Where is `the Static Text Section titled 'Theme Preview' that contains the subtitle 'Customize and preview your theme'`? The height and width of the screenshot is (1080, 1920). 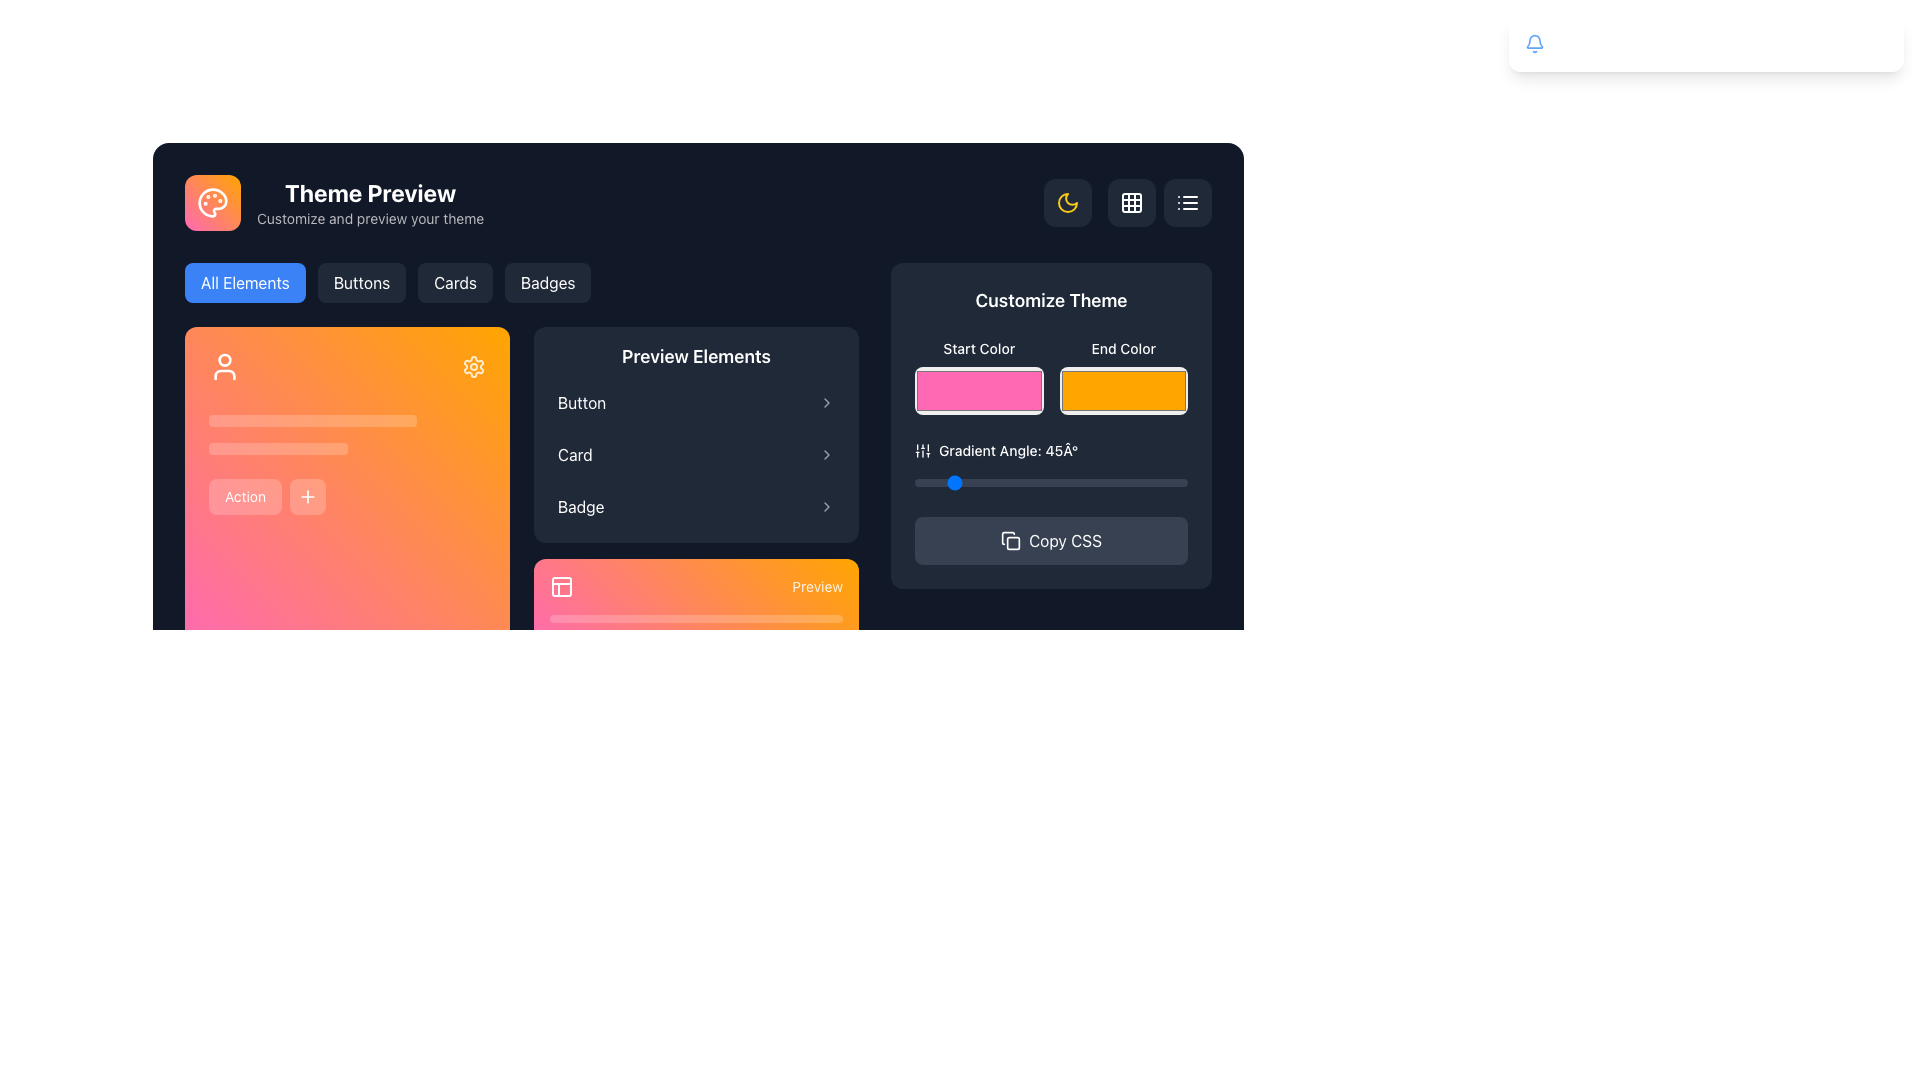
the Static Text Section titled 'Theme Preview' that contains the subtitle 'Customize and preview your theme' is located at coordinates (370, 203).